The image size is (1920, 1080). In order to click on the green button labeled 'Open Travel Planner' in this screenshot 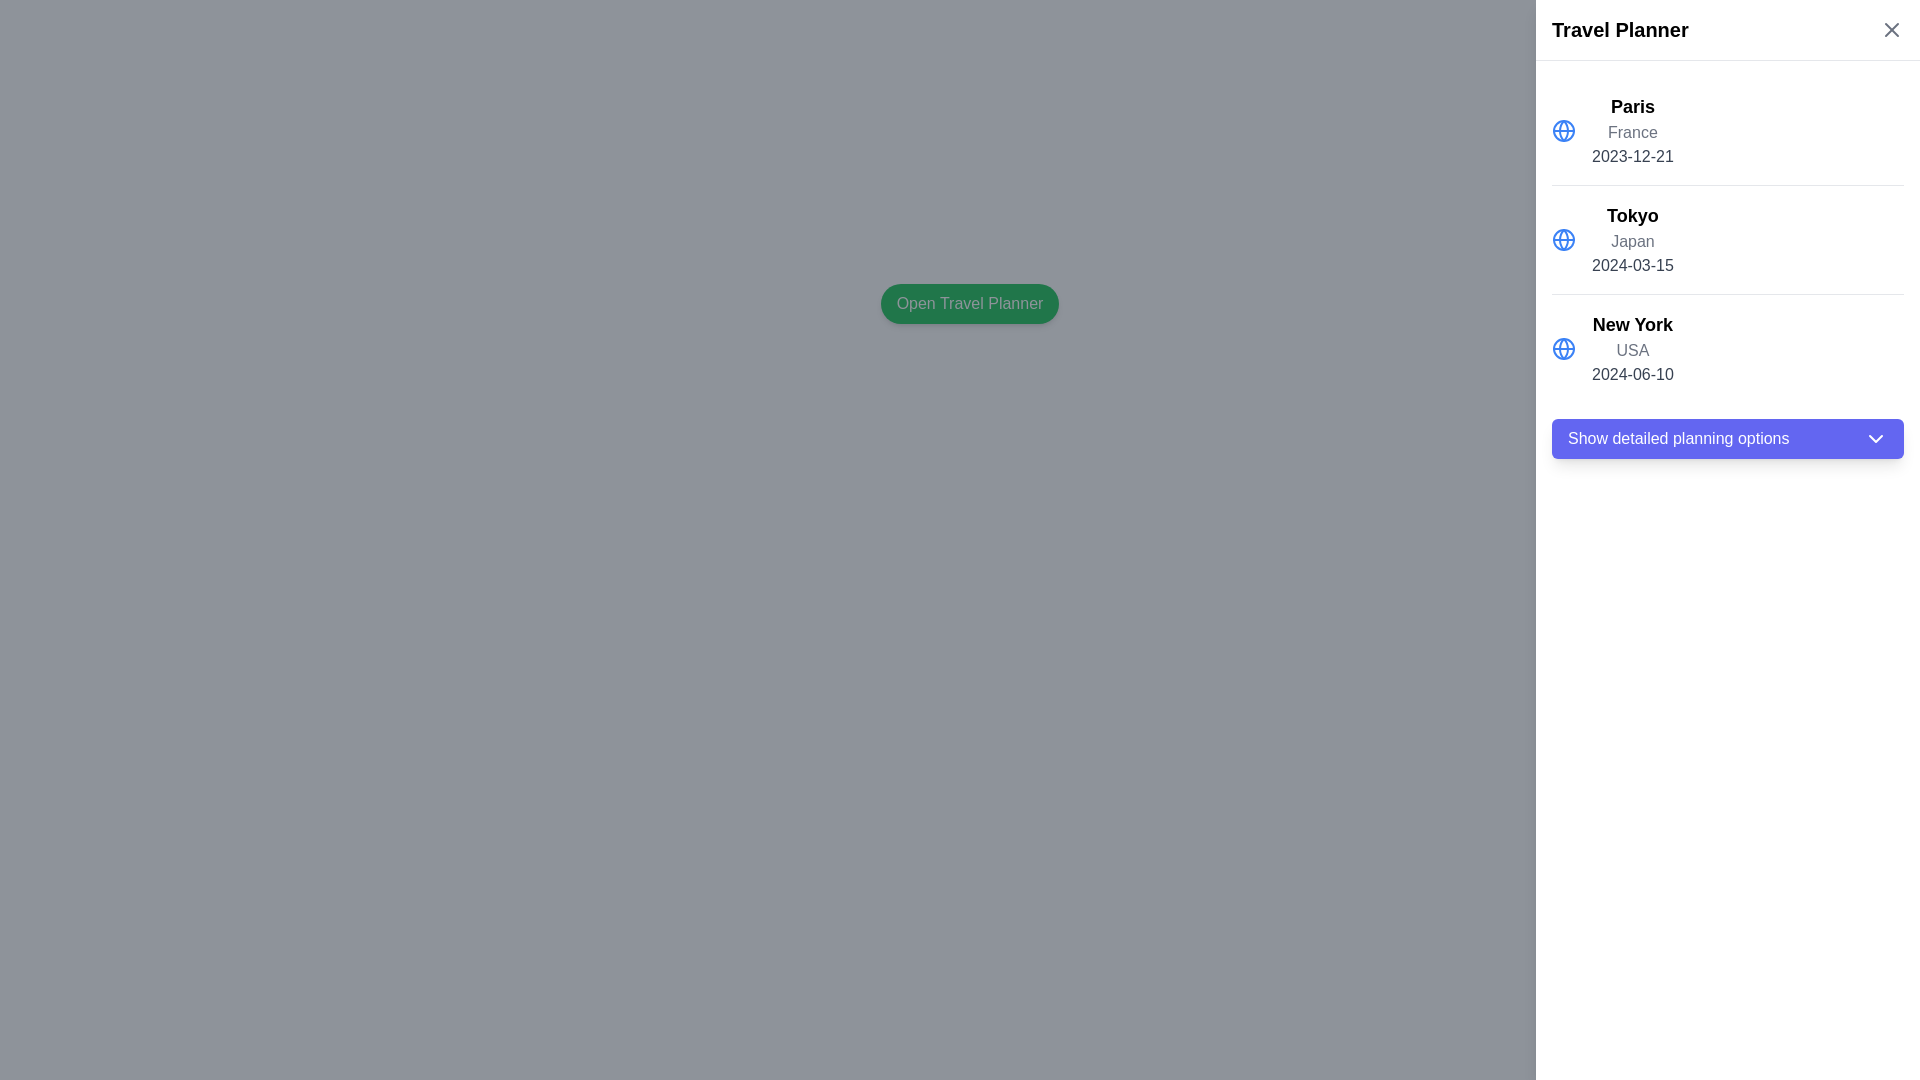, I will do `click(969, 312)`.